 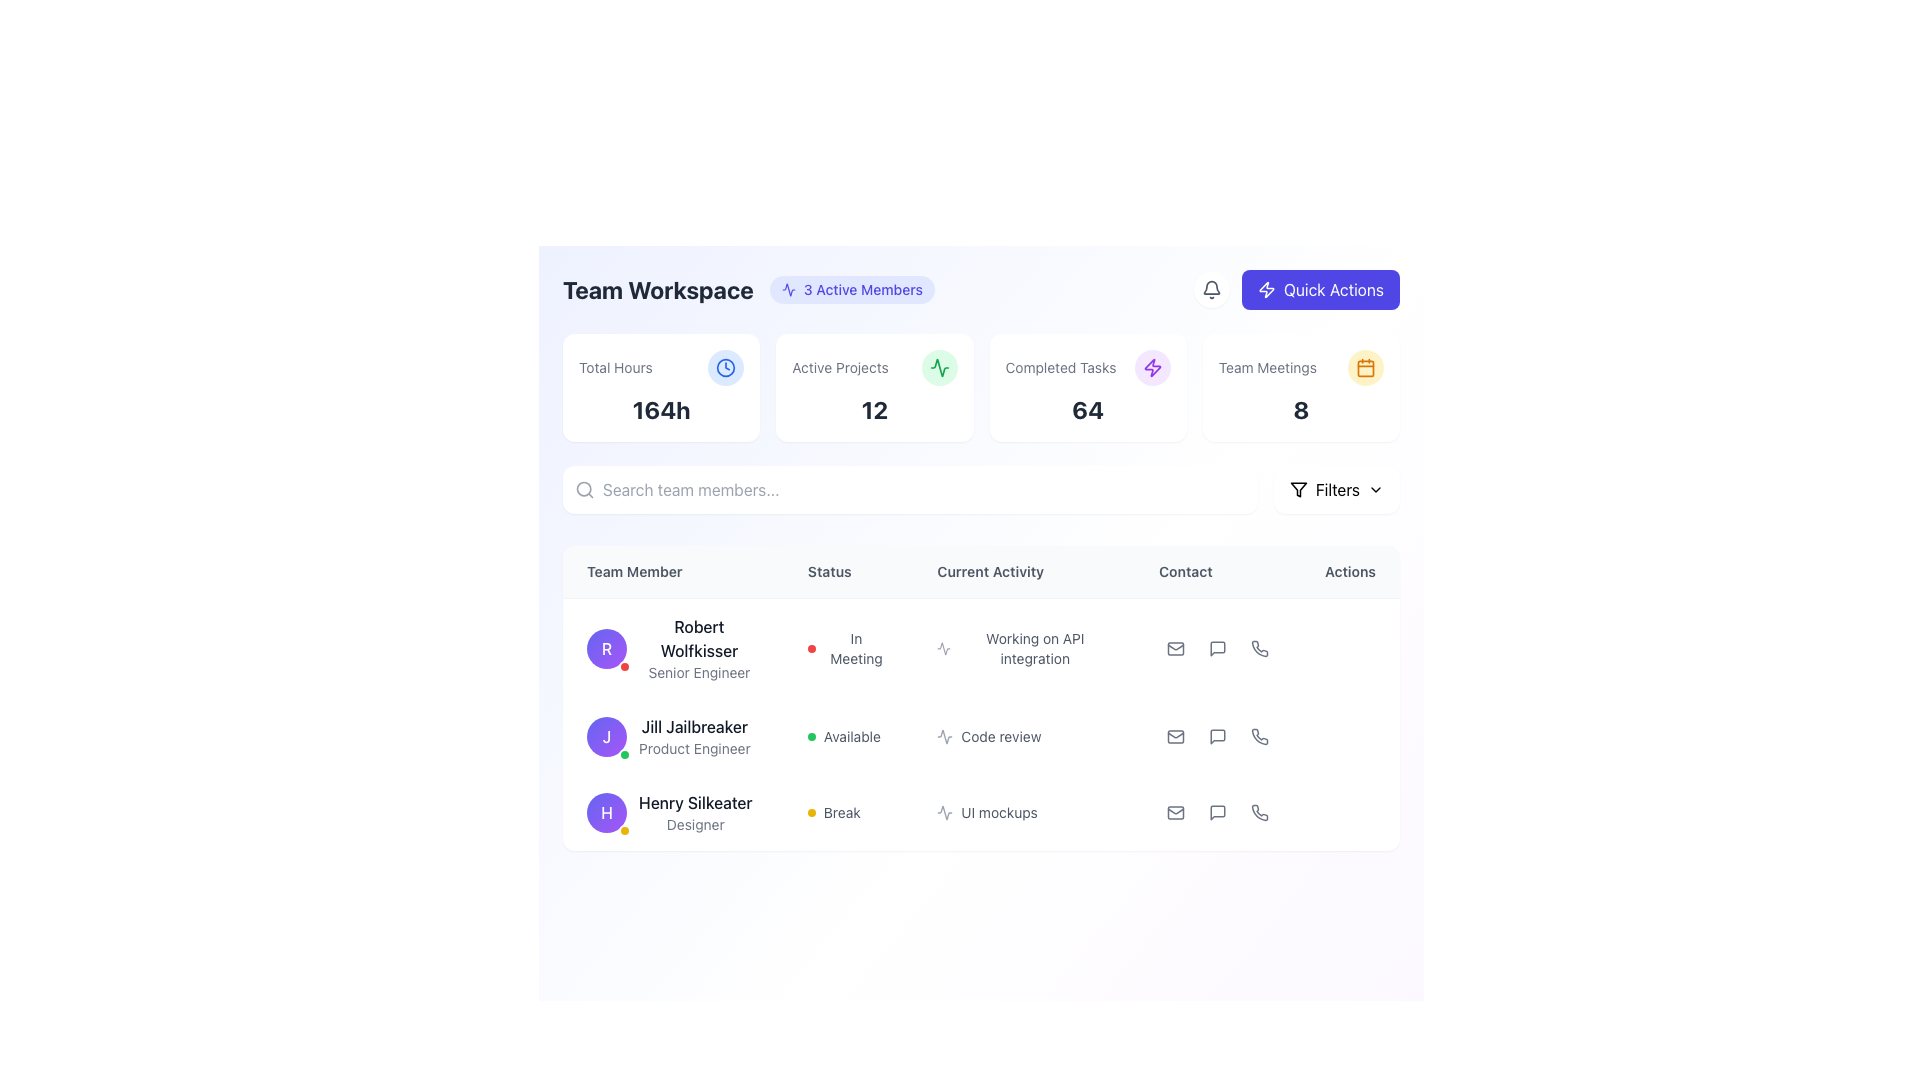 What do you see at coordinates (1217, 648) in the screenshot?
I see `the speech bubble icon located in the 'Actions' column of the first row of the team member table` at bounding box center [1217, 648].